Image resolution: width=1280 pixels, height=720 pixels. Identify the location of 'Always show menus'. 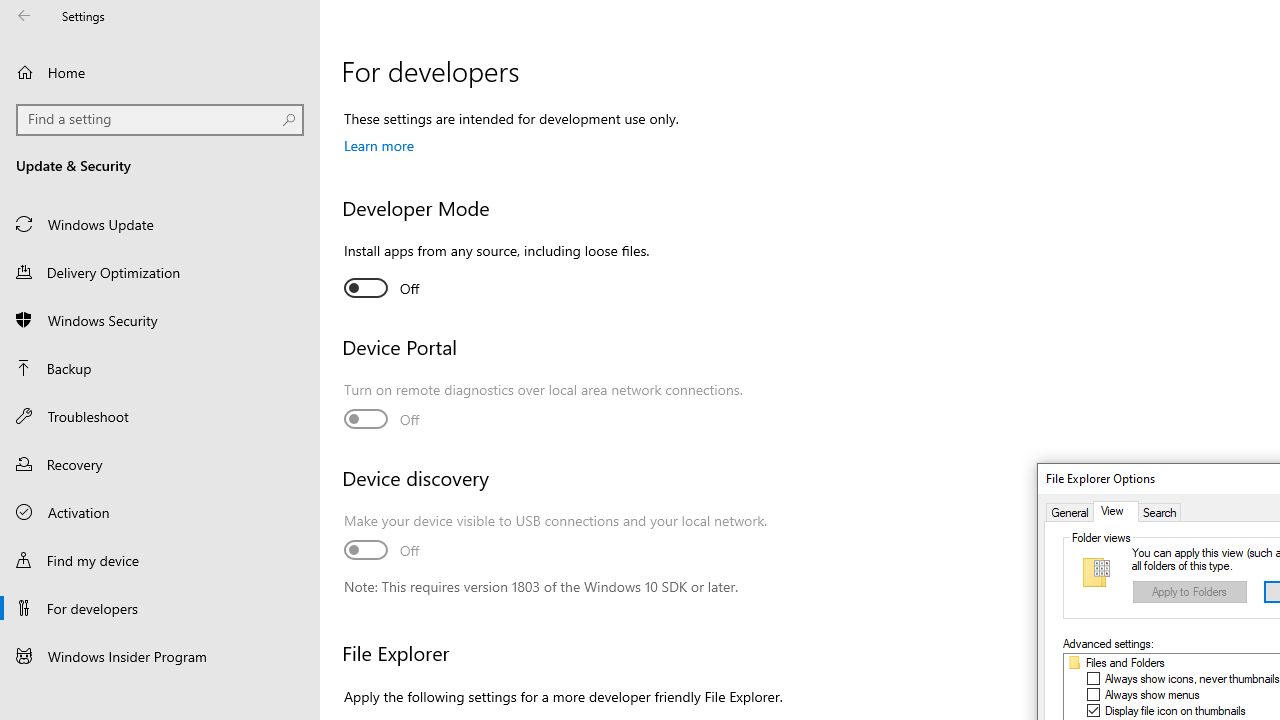
(1152, 693).